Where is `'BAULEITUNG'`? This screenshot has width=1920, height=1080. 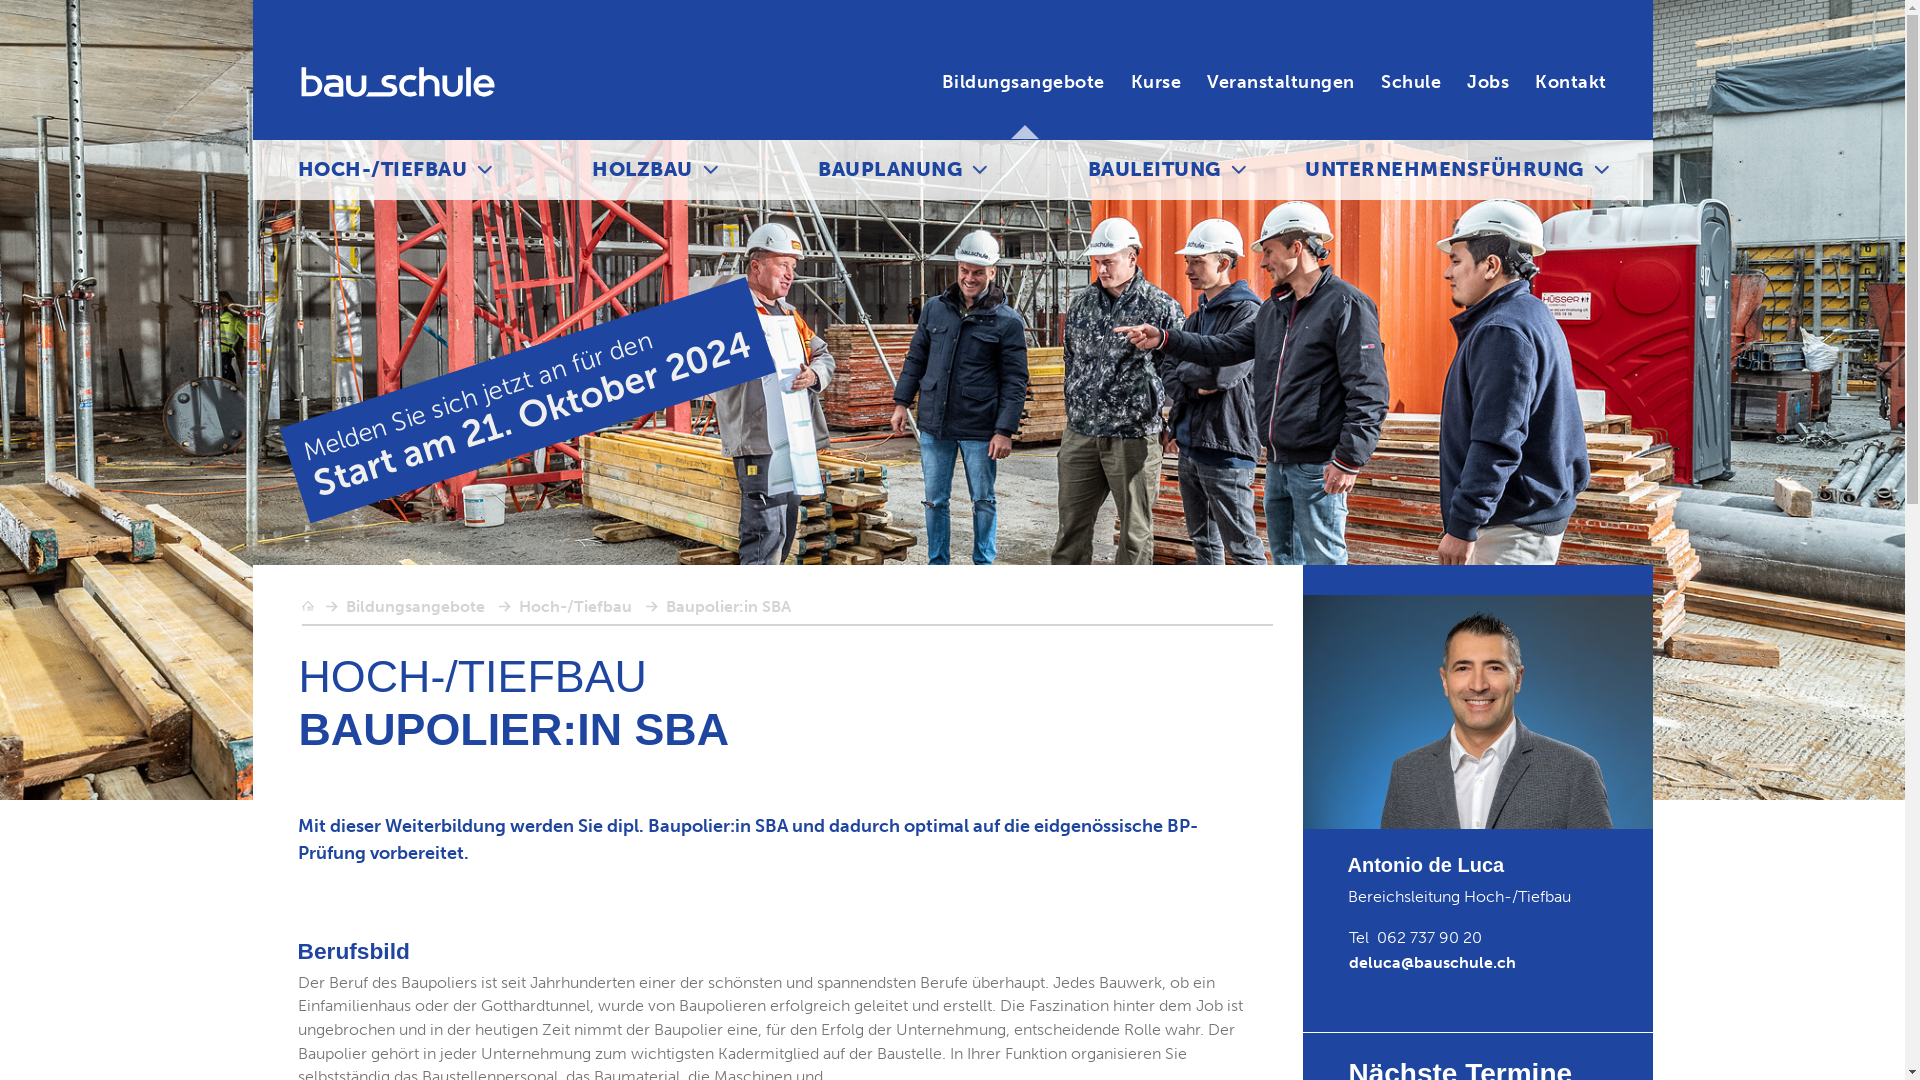 'BAULEITUNG' is located at coordinates (1154, 168).